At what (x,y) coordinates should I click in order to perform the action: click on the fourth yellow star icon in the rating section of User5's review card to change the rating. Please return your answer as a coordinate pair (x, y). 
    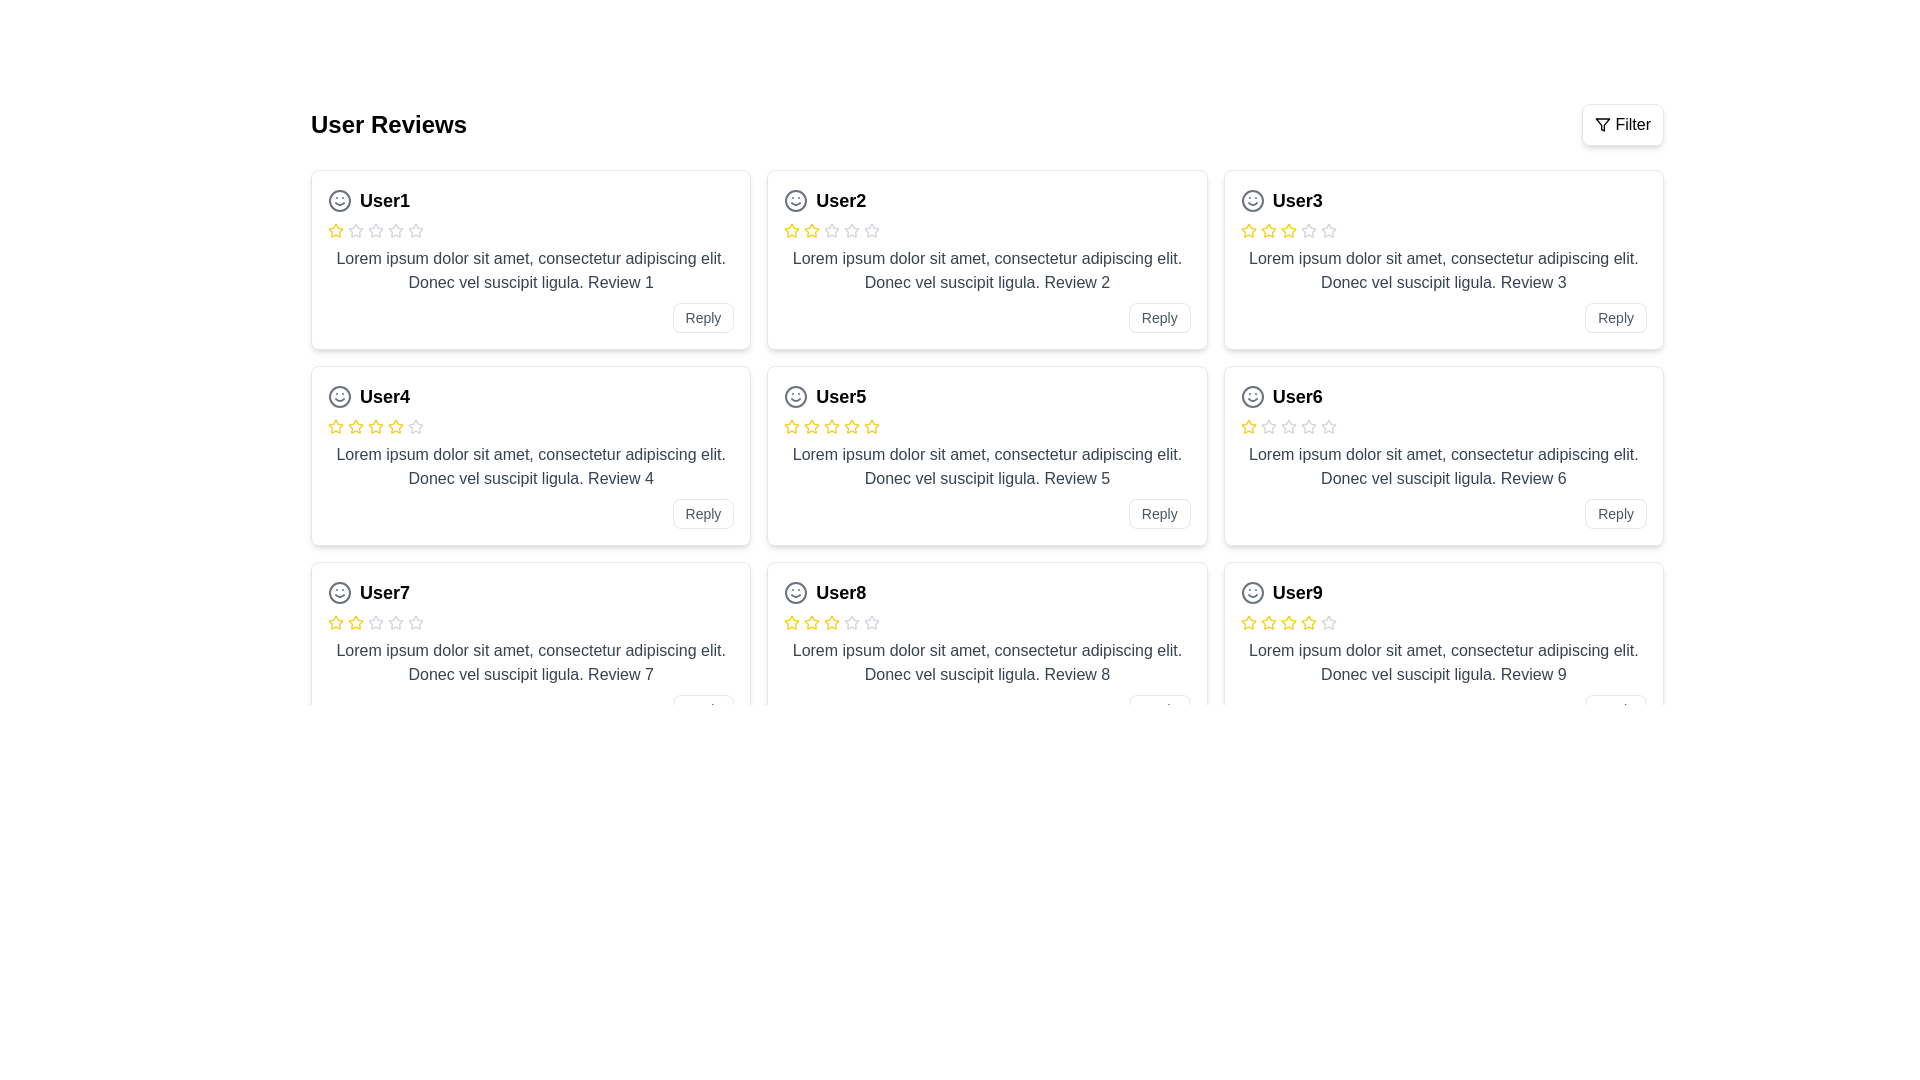
    Looking at the image, I should click on (831, 426).